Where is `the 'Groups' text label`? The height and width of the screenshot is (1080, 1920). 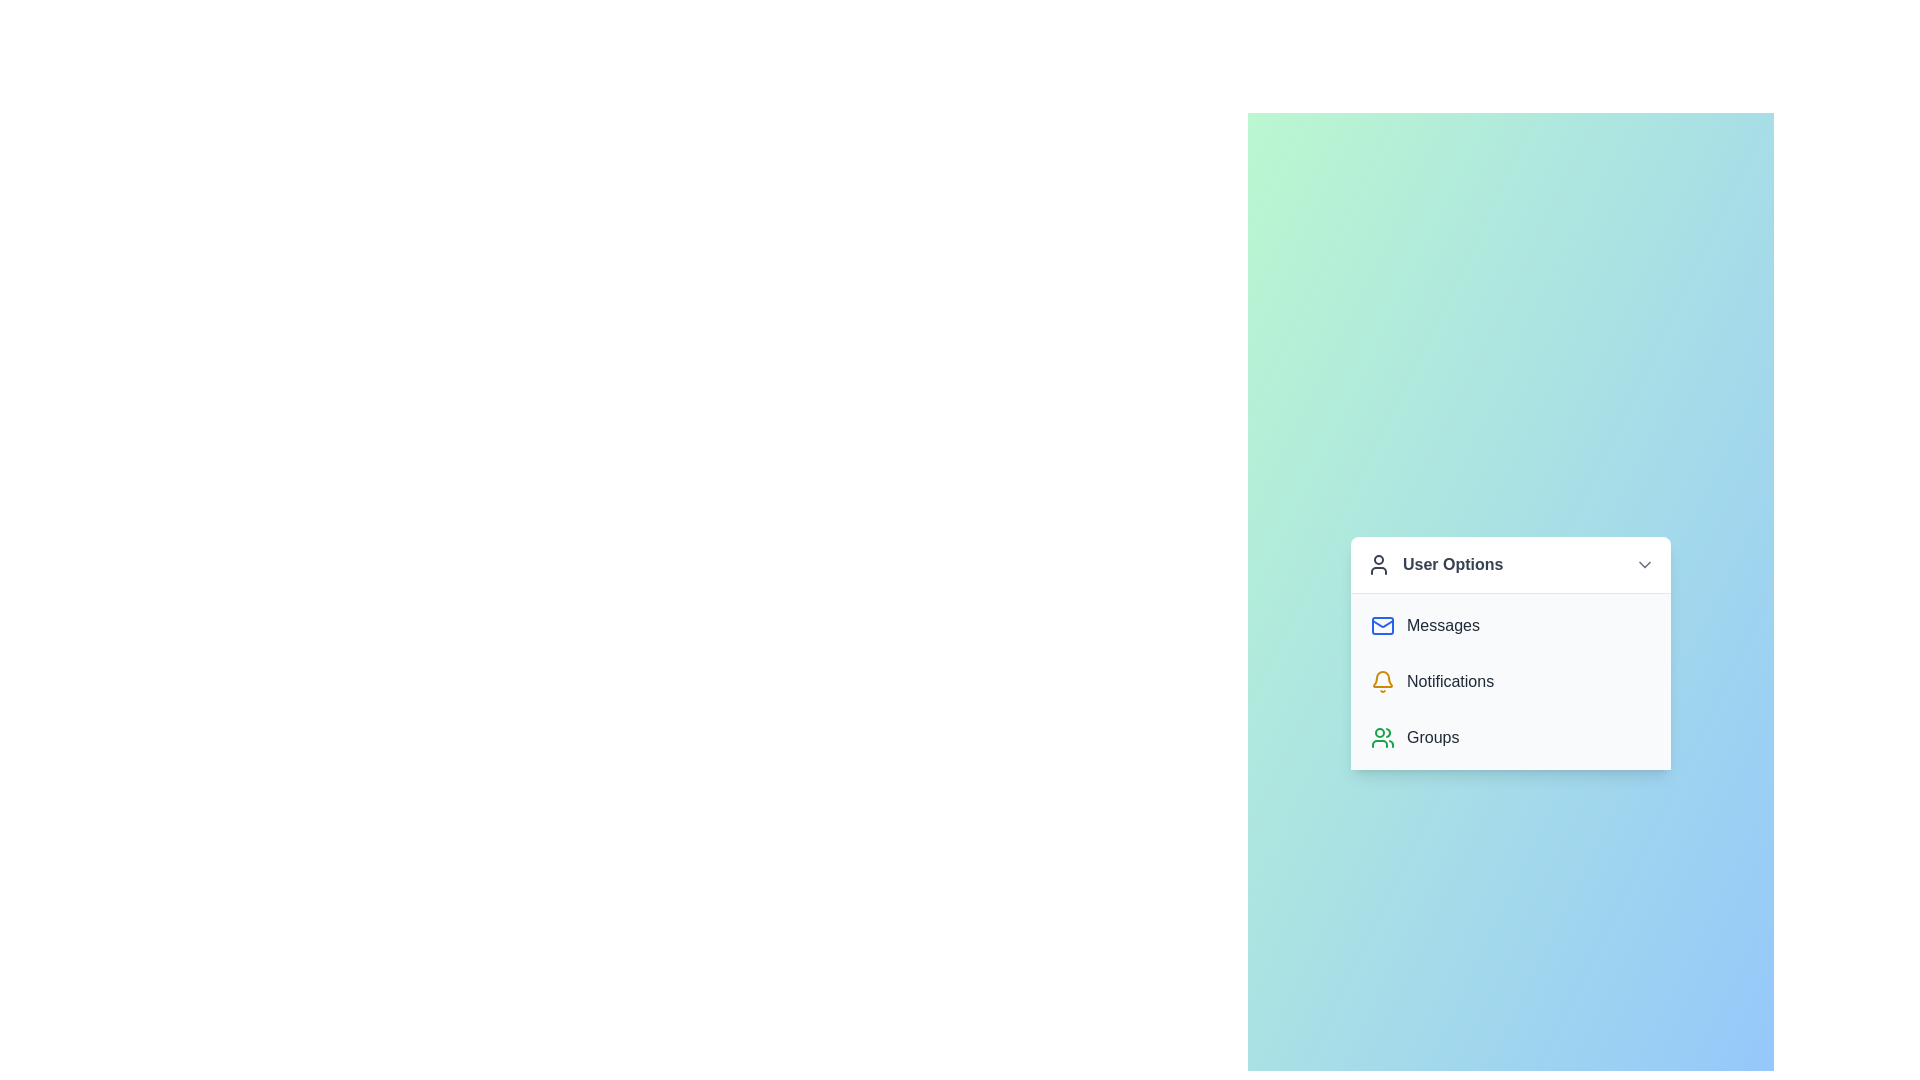 the 'Groups' text label is located at coordinates (1432, 737).